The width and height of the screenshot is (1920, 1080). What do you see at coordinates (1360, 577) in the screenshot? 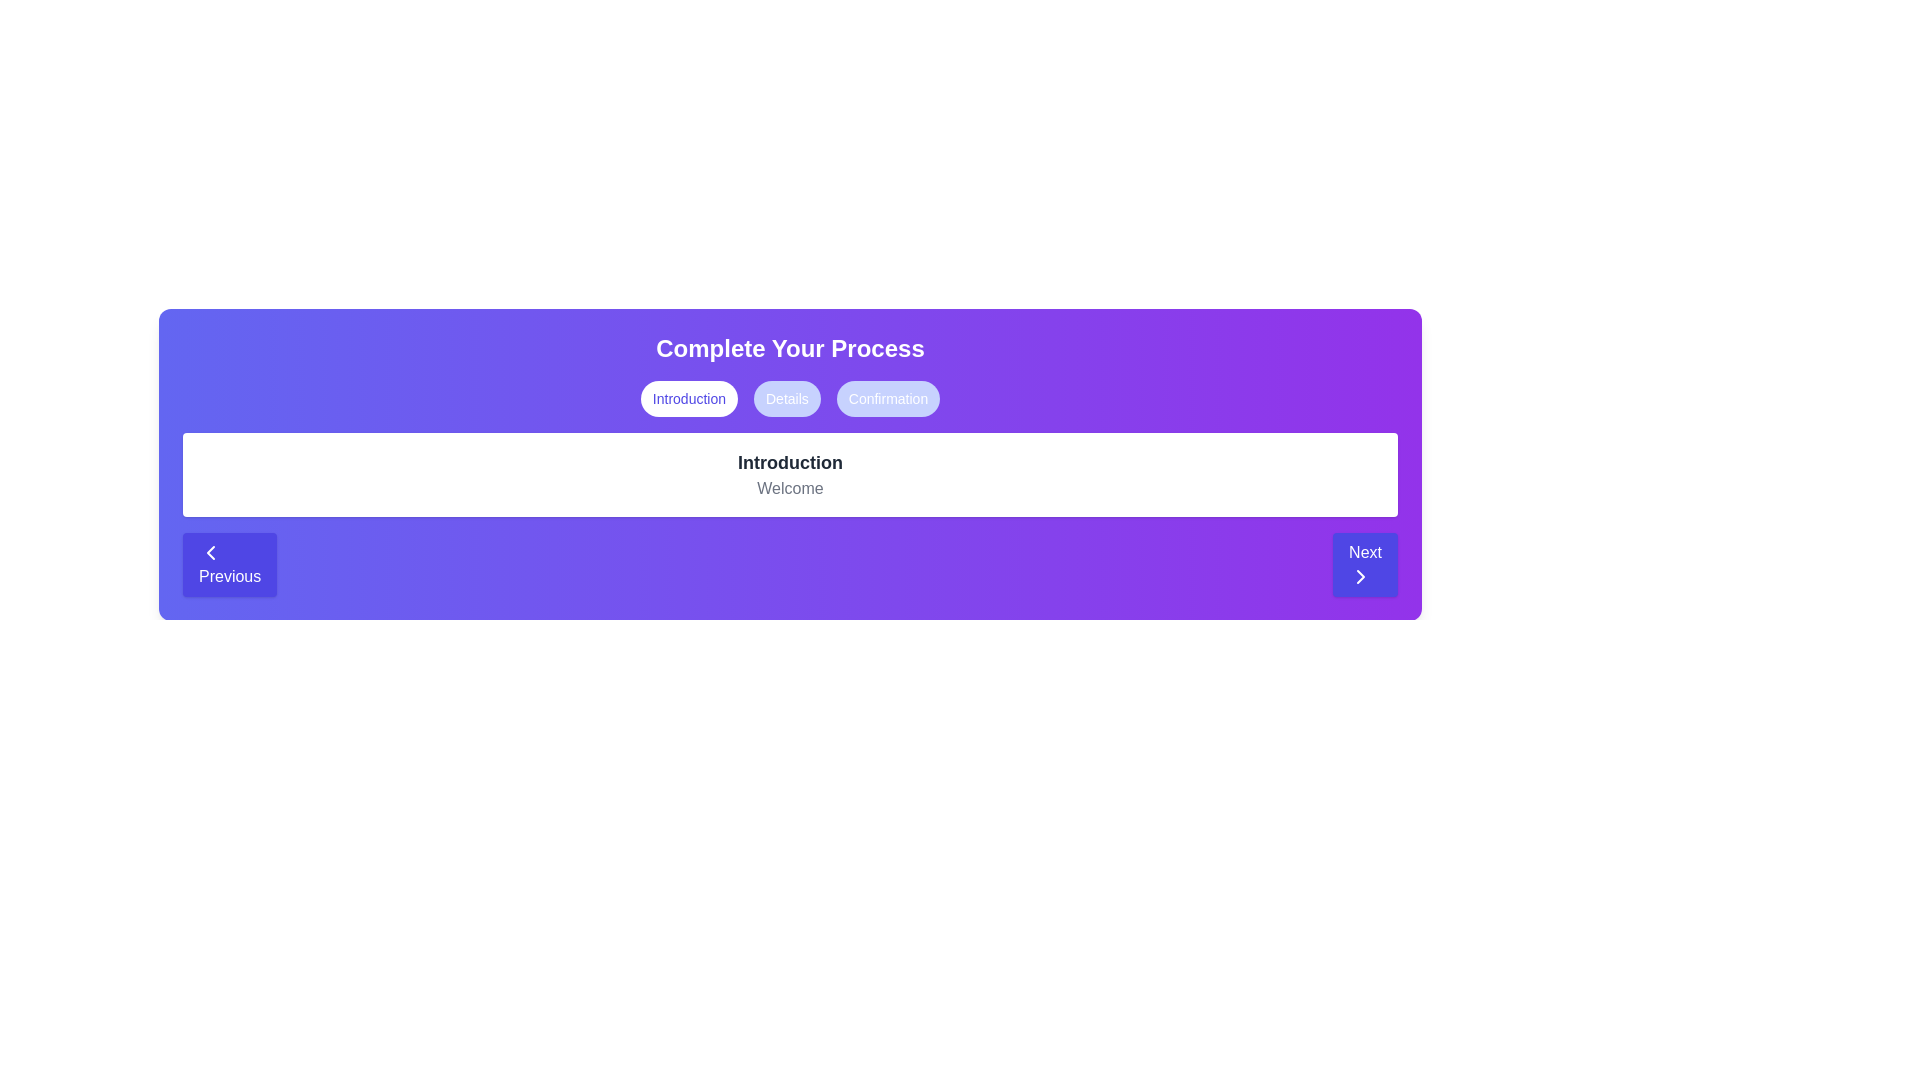
I see `the chevron icon within the 'Next' button located in the bottom-right corner of the interface` at bounding box center [1360, 577].